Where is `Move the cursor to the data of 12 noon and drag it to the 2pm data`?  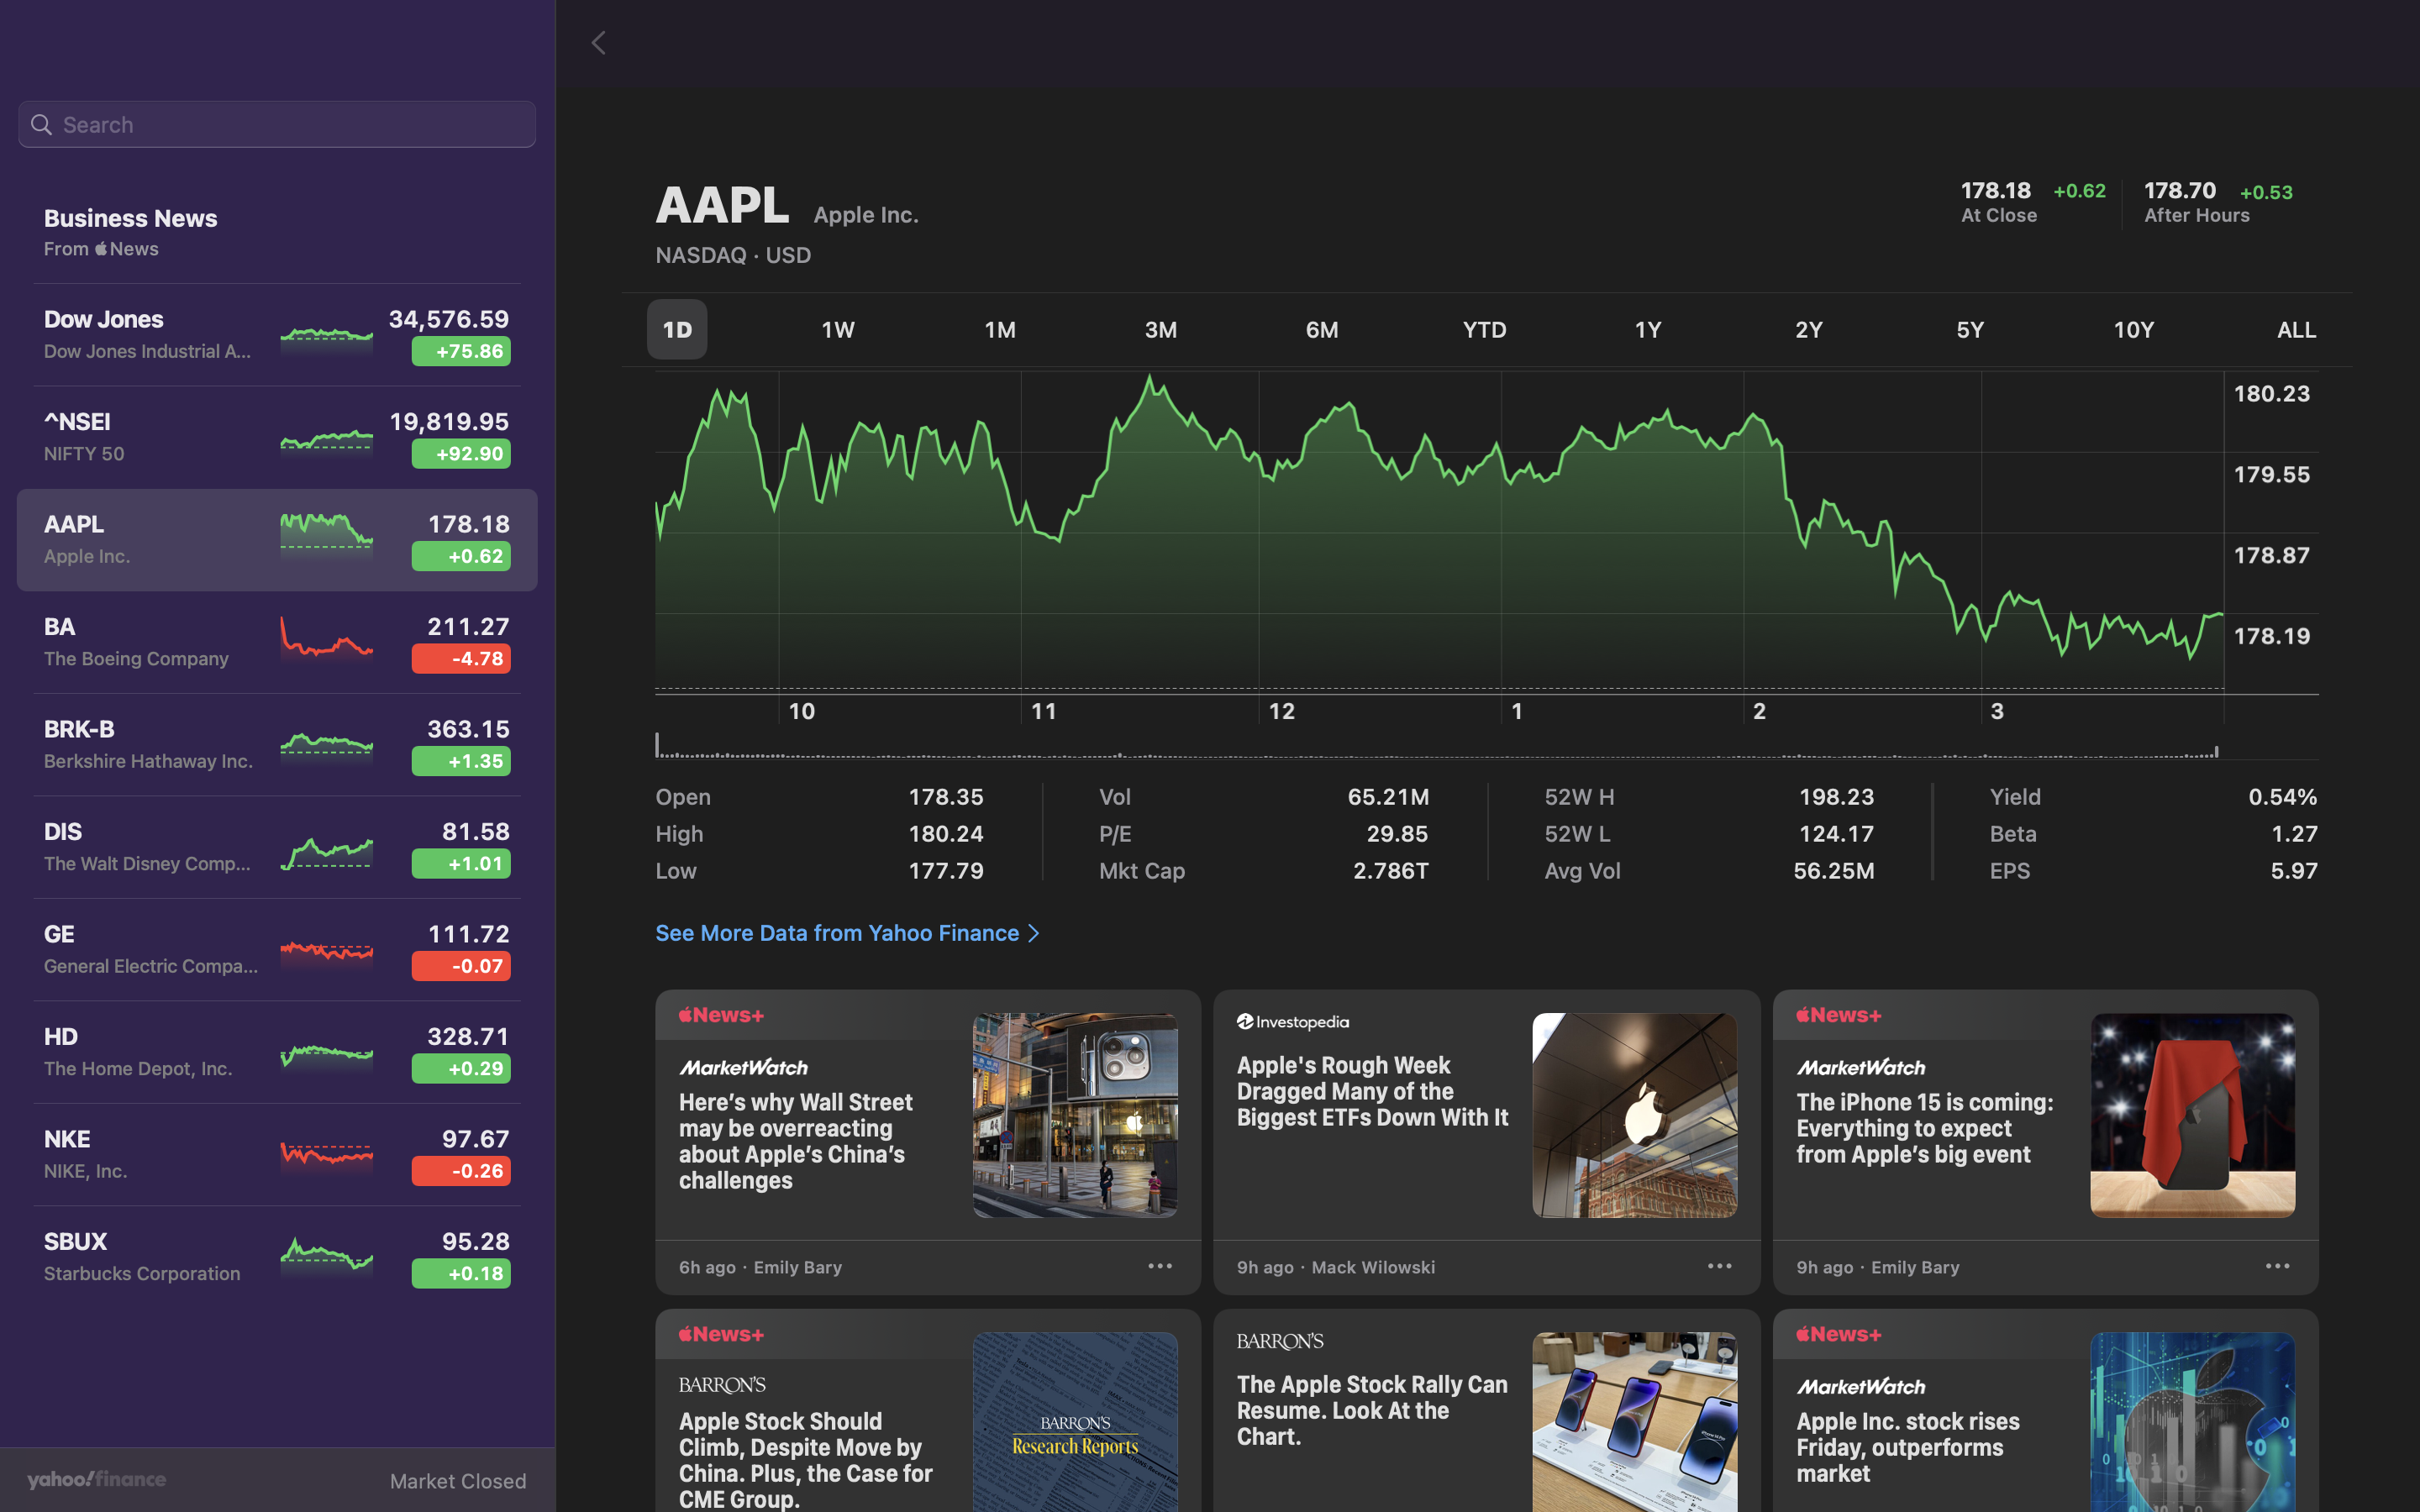 Move the cursor to the data of 12 noon and drag it to the 2pm data is located at coordinates (3709860, 1041012).